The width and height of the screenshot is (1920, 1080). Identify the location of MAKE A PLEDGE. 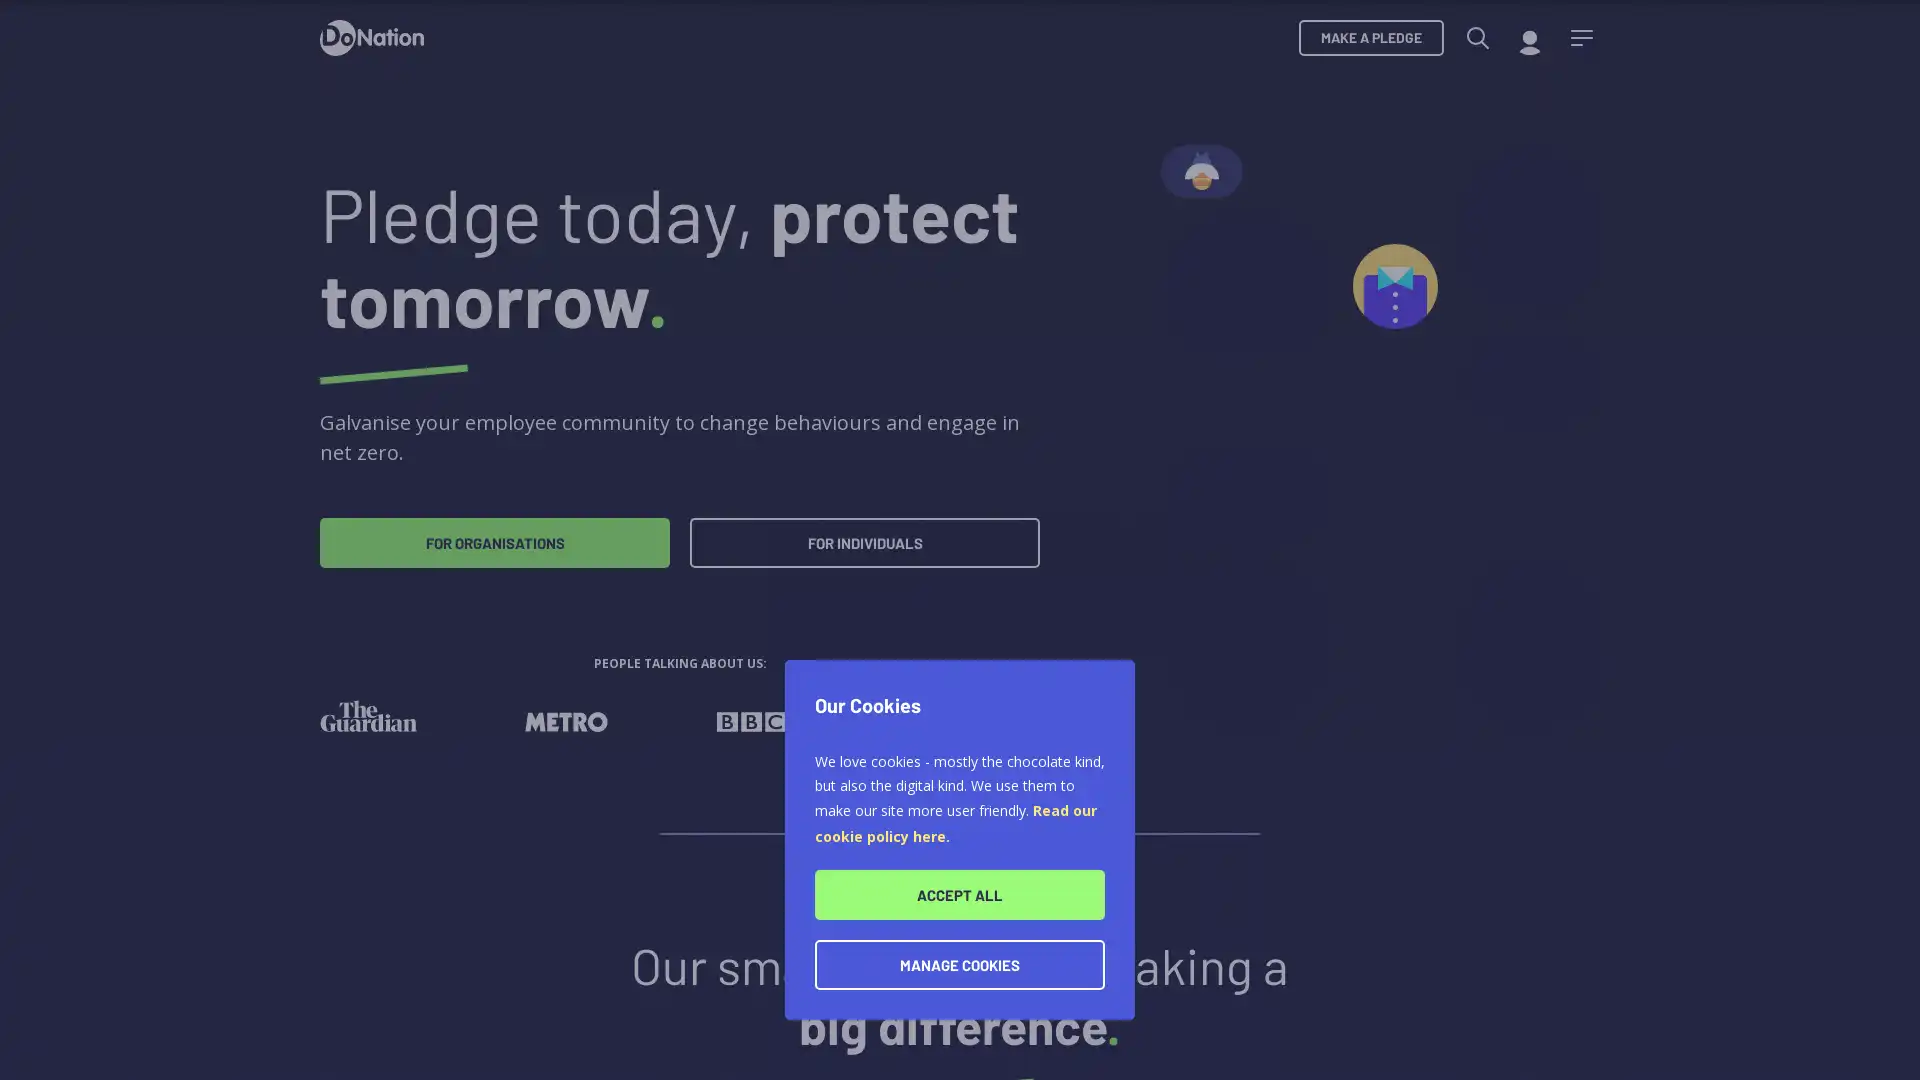
(1370, 38).